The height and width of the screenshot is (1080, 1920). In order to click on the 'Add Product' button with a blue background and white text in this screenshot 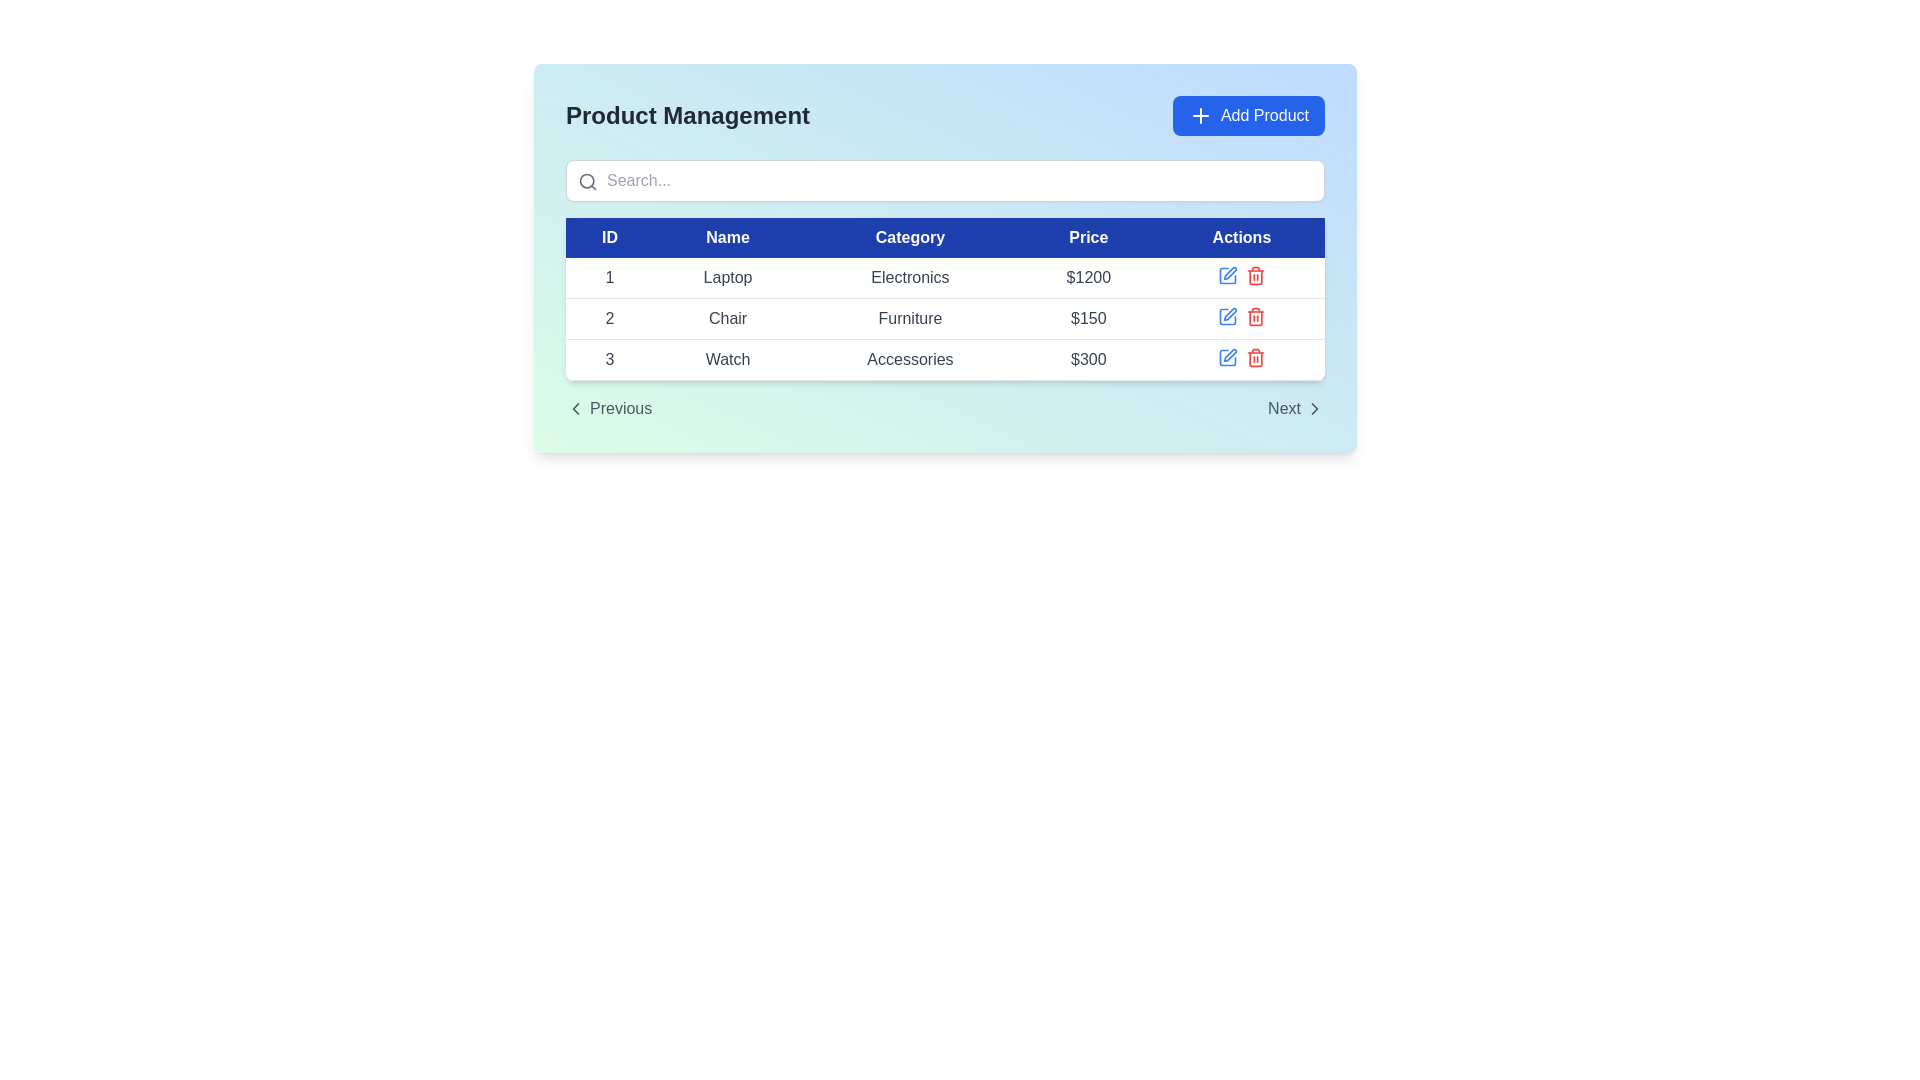, I will do `click(1247, 115)`.